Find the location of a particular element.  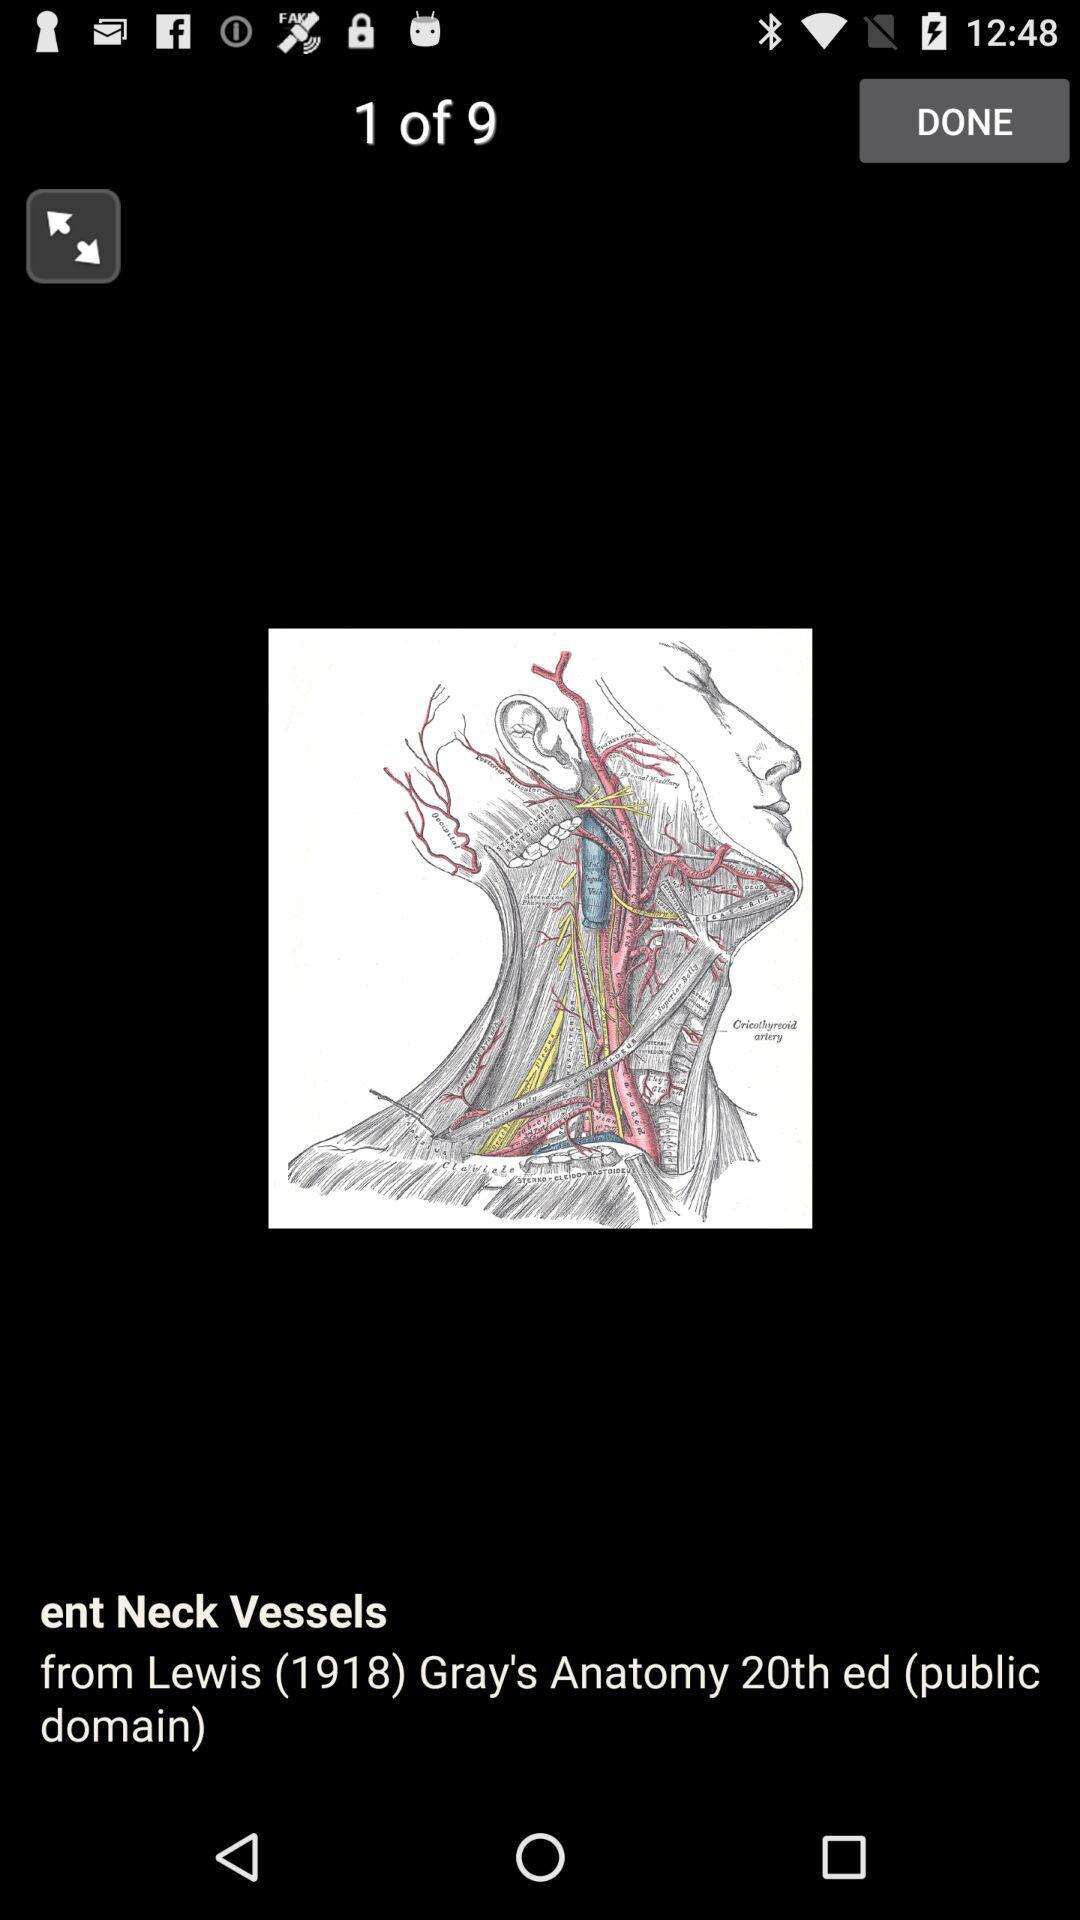

icon at the top left corner is located at coordinates (59, 230).